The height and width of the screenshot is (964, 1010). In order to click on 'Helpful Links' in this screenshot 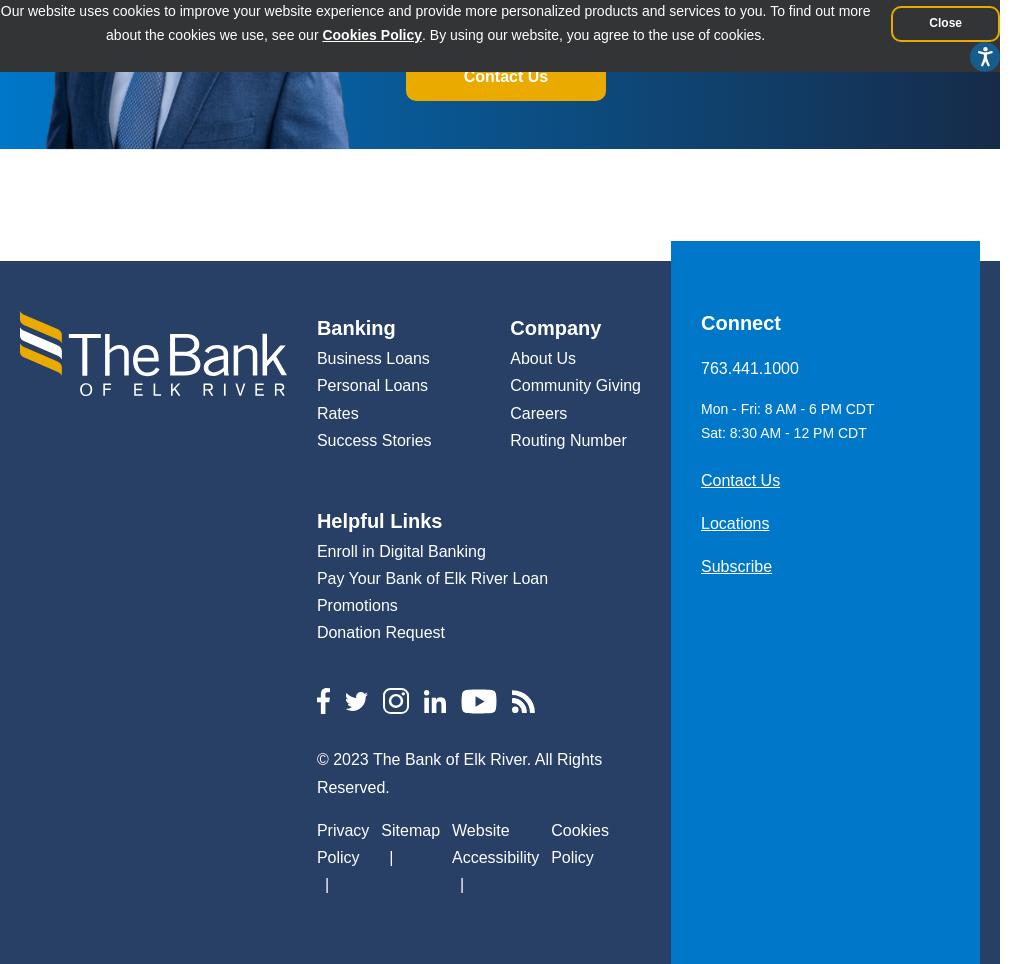, I will do `click(378, 518)`.